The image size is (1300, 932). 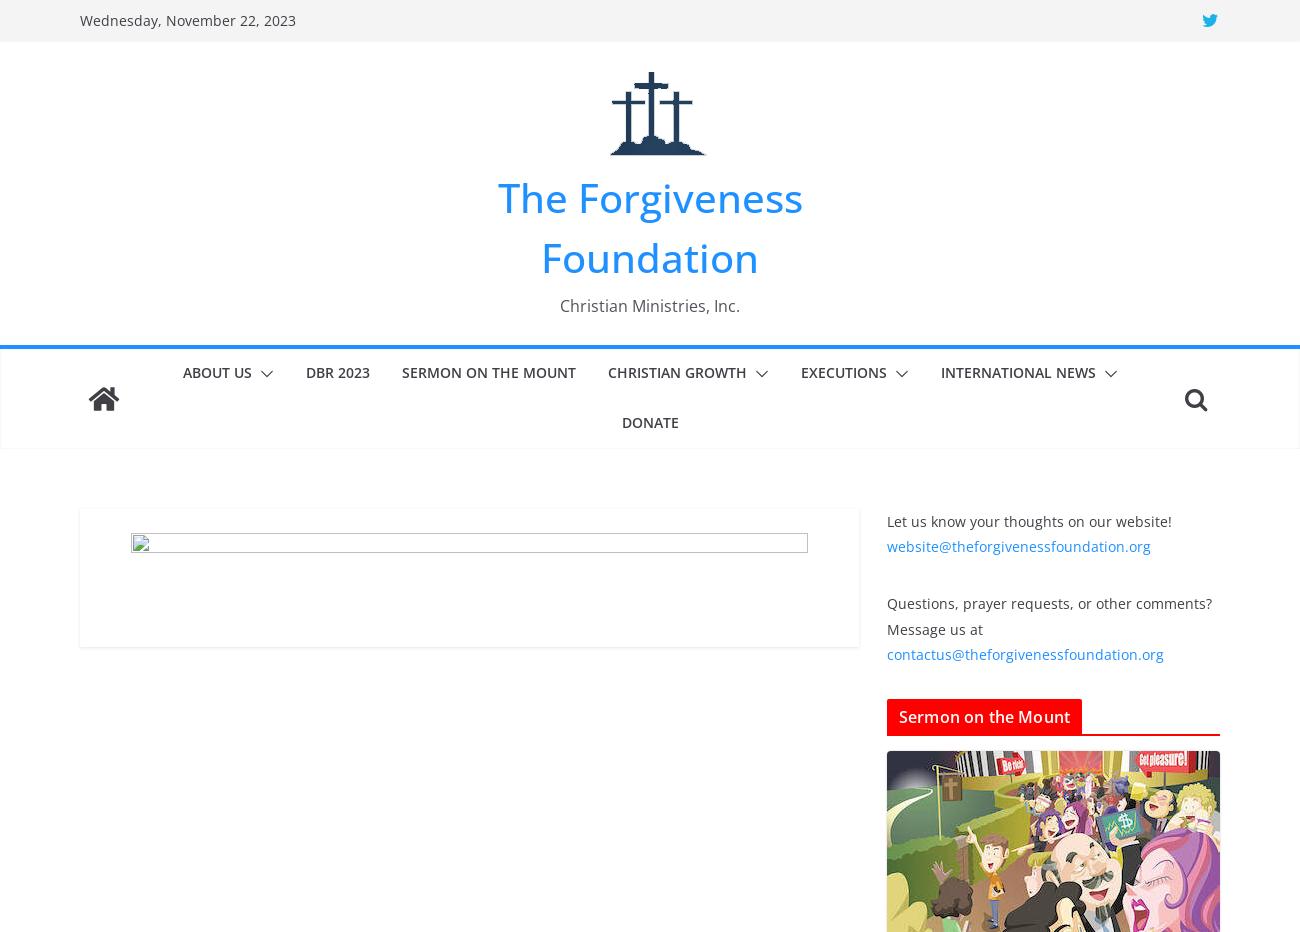 What do you see at coordinates (843, 370) in the screenshot?
I see `'Executions'` at bounding box center [843, 370].